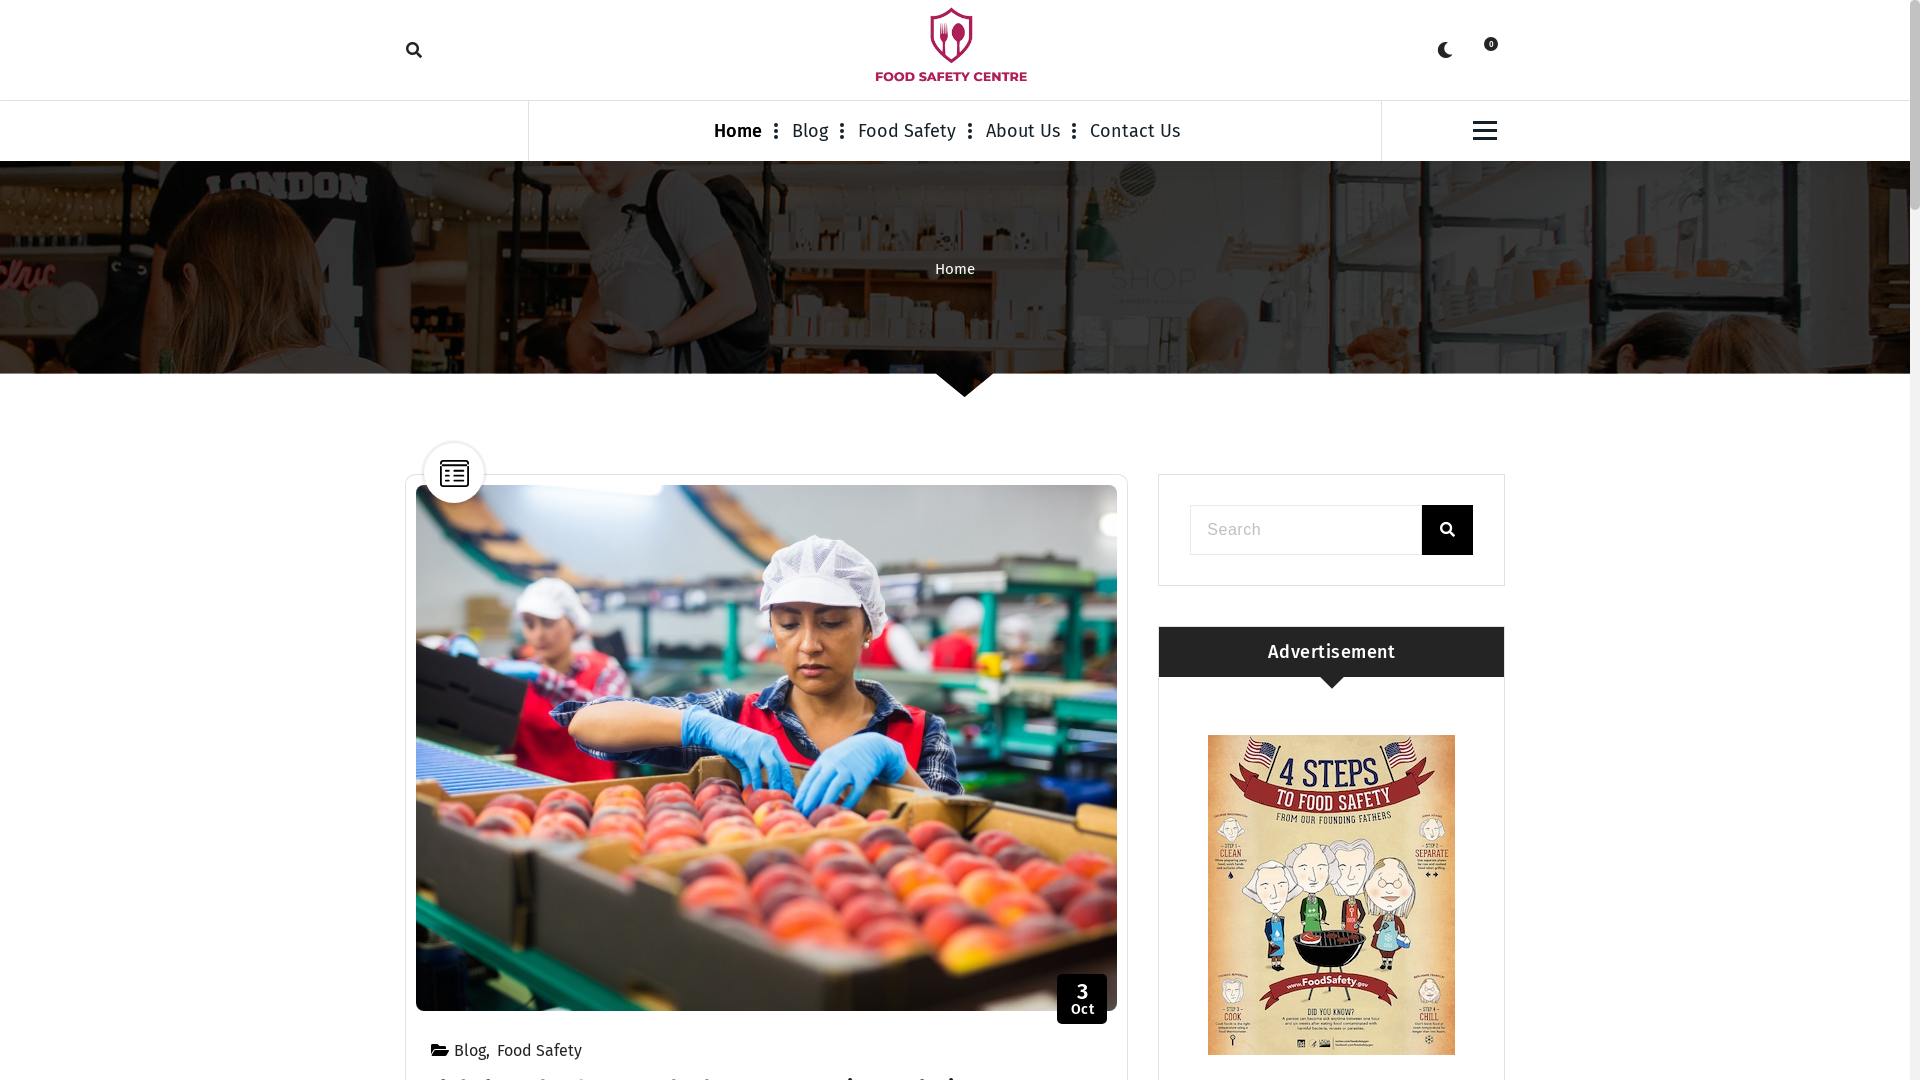 The image size is (1920, 1080). Describe the element at coordinates (469, 1049) in the screenshot. I see `'Blog'` at that location.